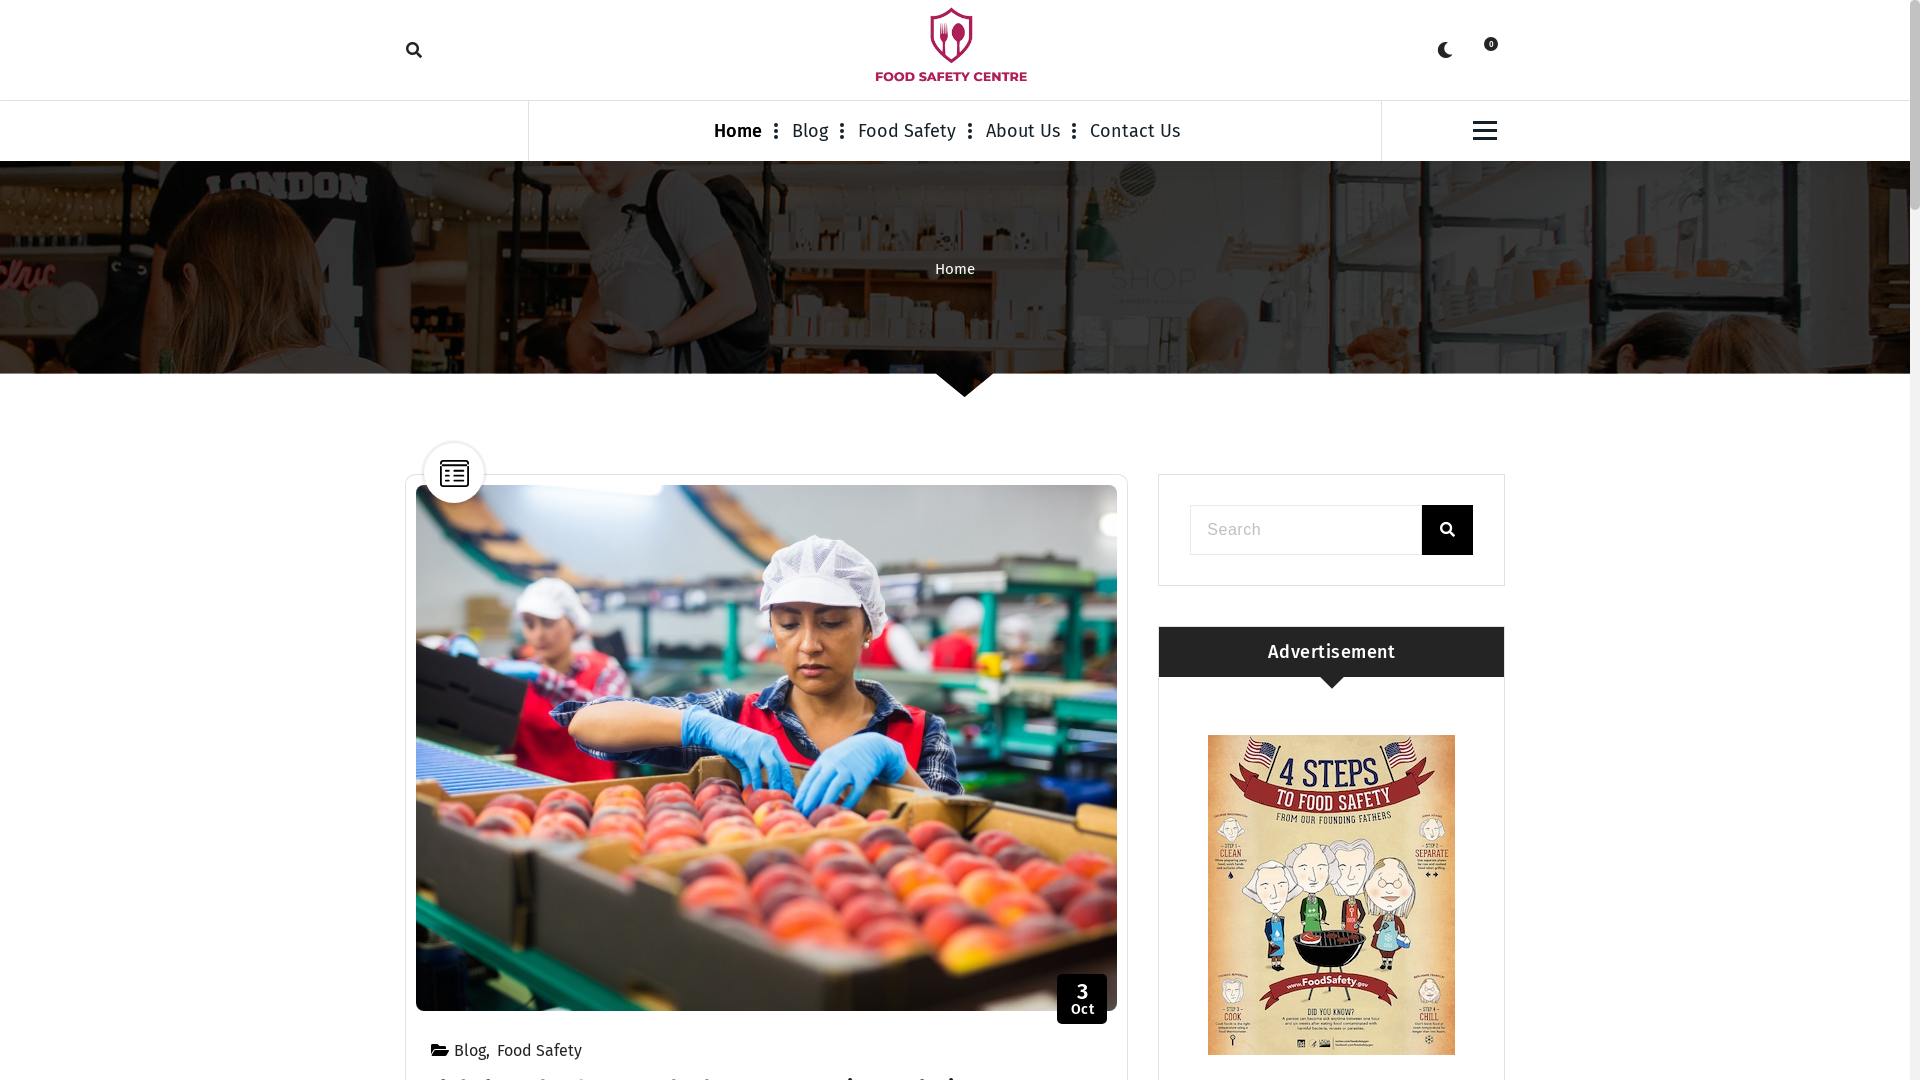 The image size is (1920, 1080). Describe the element at coordinates (469, 1049) in the screenshot. I see `'Blog'` at that location.